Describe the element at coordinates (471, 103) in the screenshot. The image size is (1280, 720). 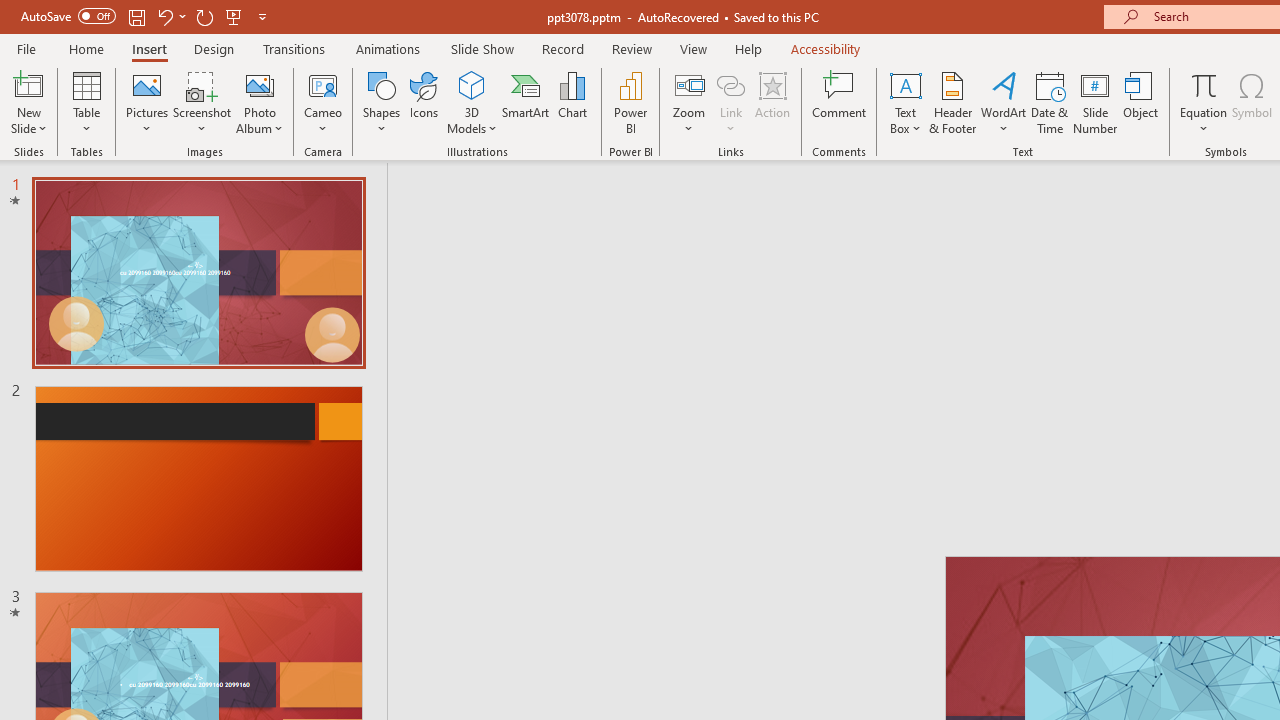
I see `'3D Models'` at that location.